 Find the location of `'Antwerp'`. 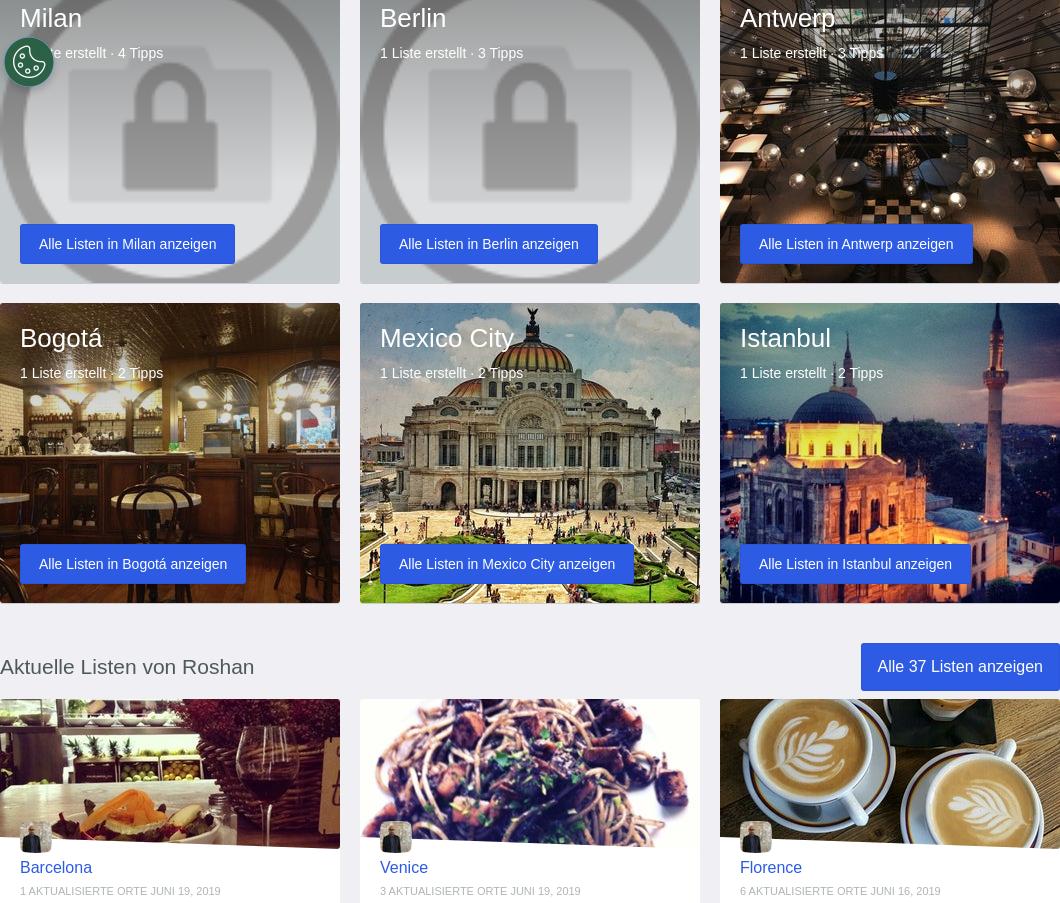

'Antwerp' is located at coordinates (738, 15).